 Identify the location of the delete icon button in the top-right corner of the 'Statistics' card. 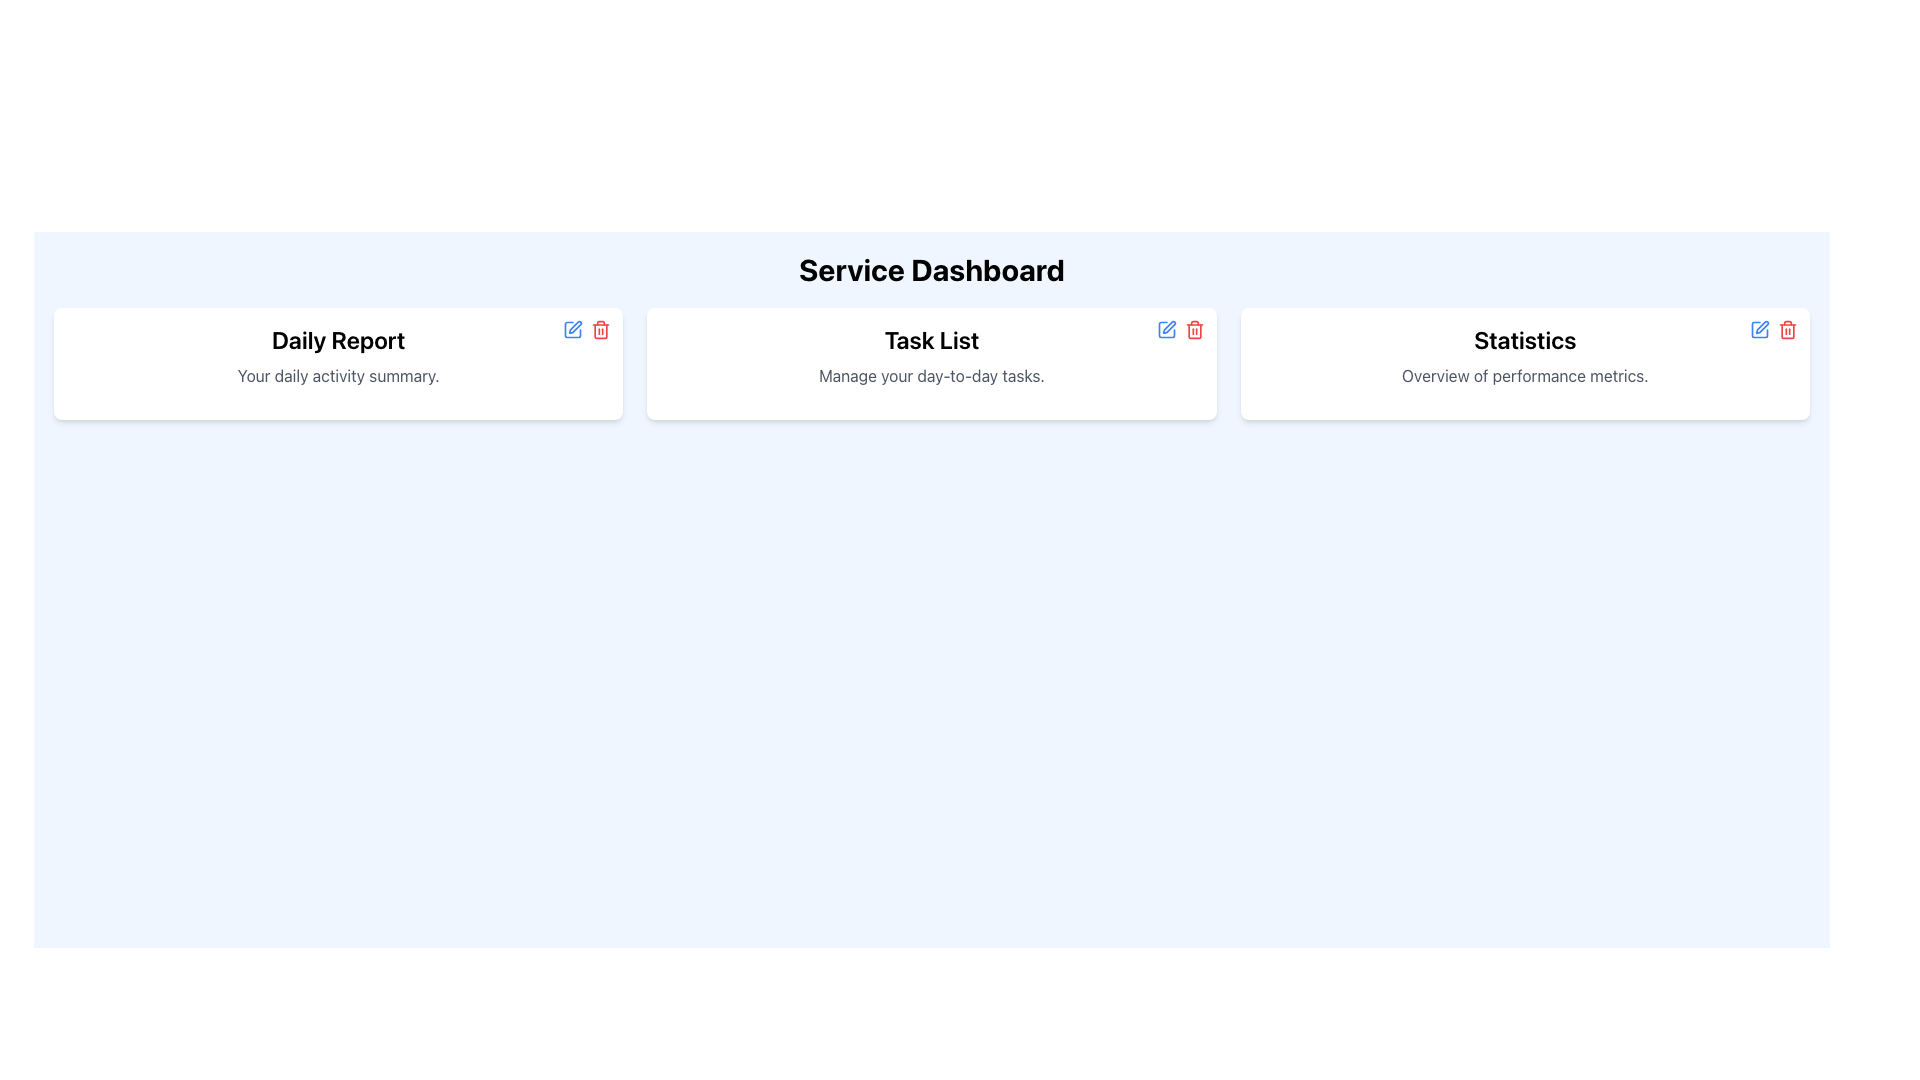
(1773, 329).